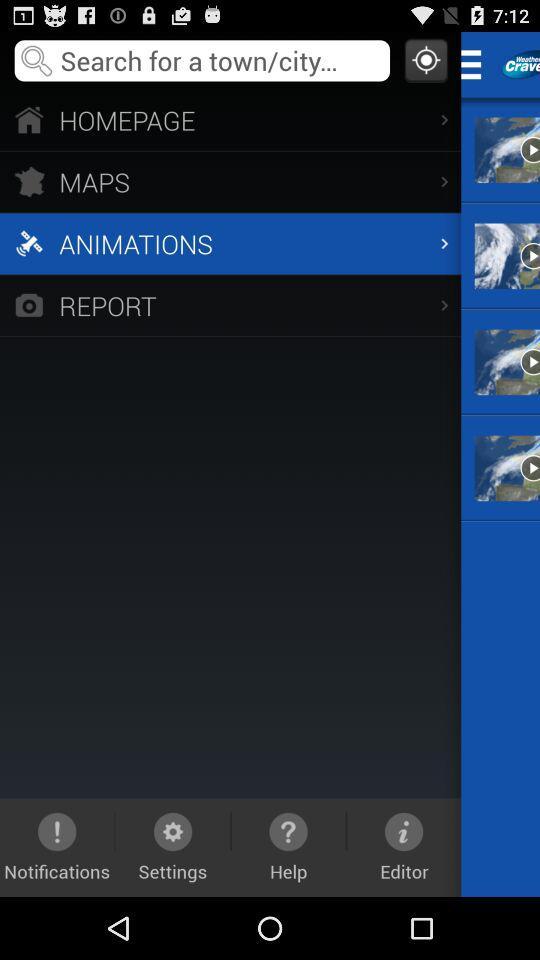 The width and height of the screenshot is (540, 960). Describe the element at coordinates (404, 846) in the screenshot. I see `the icon below report` at that location.